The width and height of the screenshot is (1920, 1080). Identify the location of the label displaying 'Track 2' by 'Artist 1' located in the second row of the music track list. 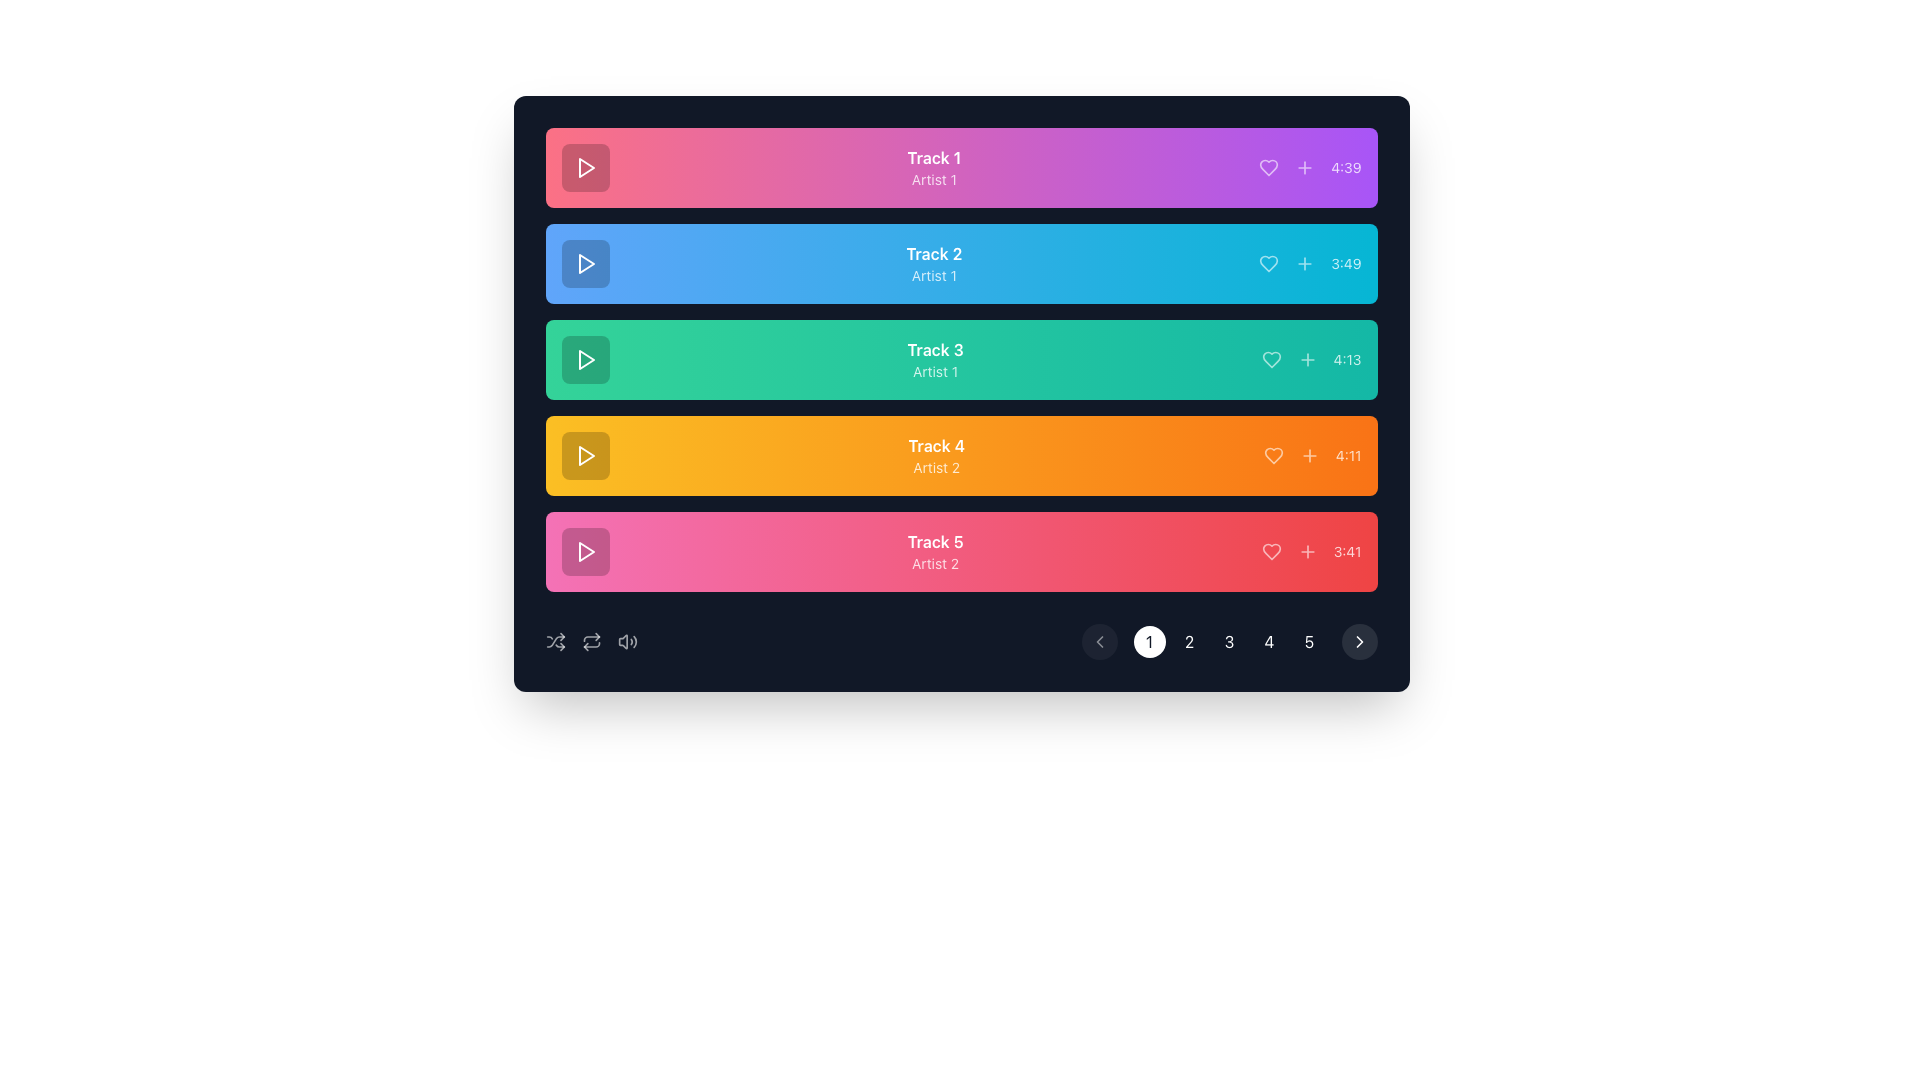
(933, 262).